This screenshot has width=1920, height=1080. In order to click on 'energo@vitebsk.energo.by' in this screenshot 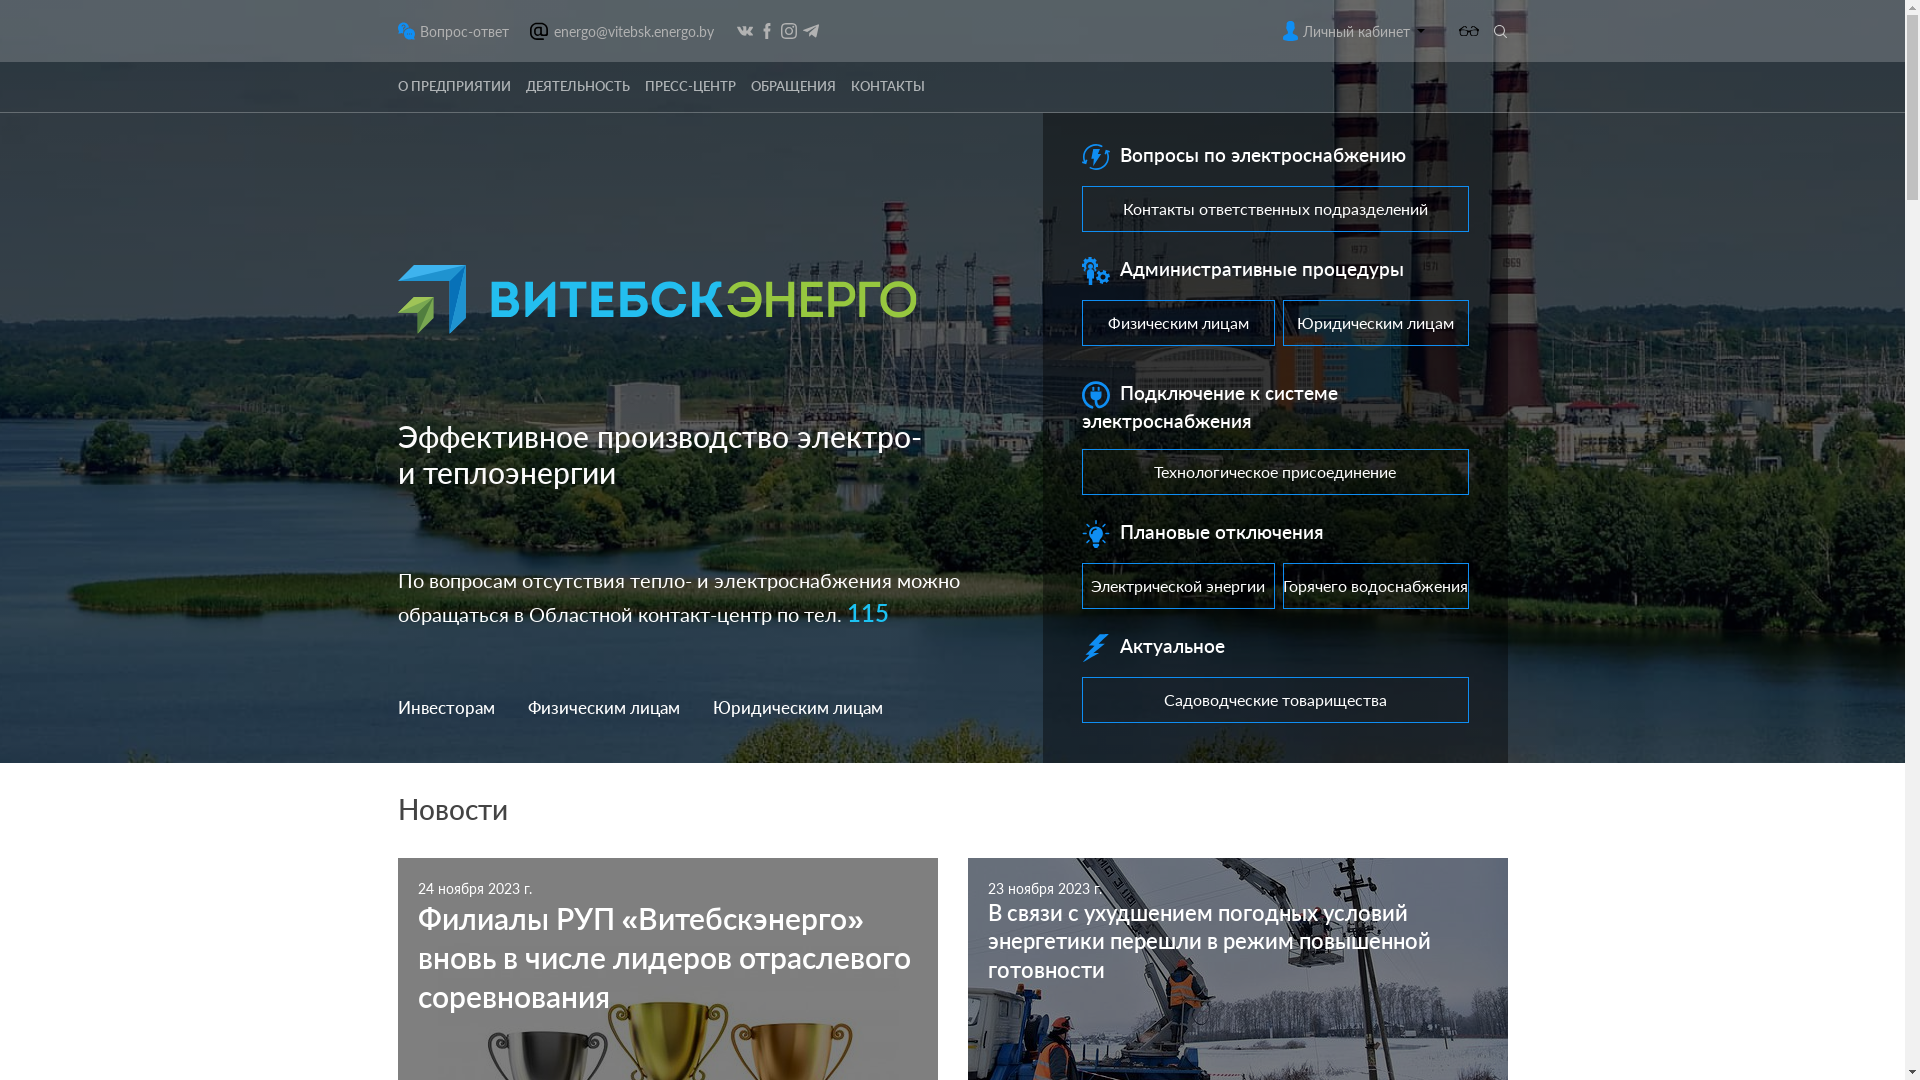, I will do `click(632, 30)`.